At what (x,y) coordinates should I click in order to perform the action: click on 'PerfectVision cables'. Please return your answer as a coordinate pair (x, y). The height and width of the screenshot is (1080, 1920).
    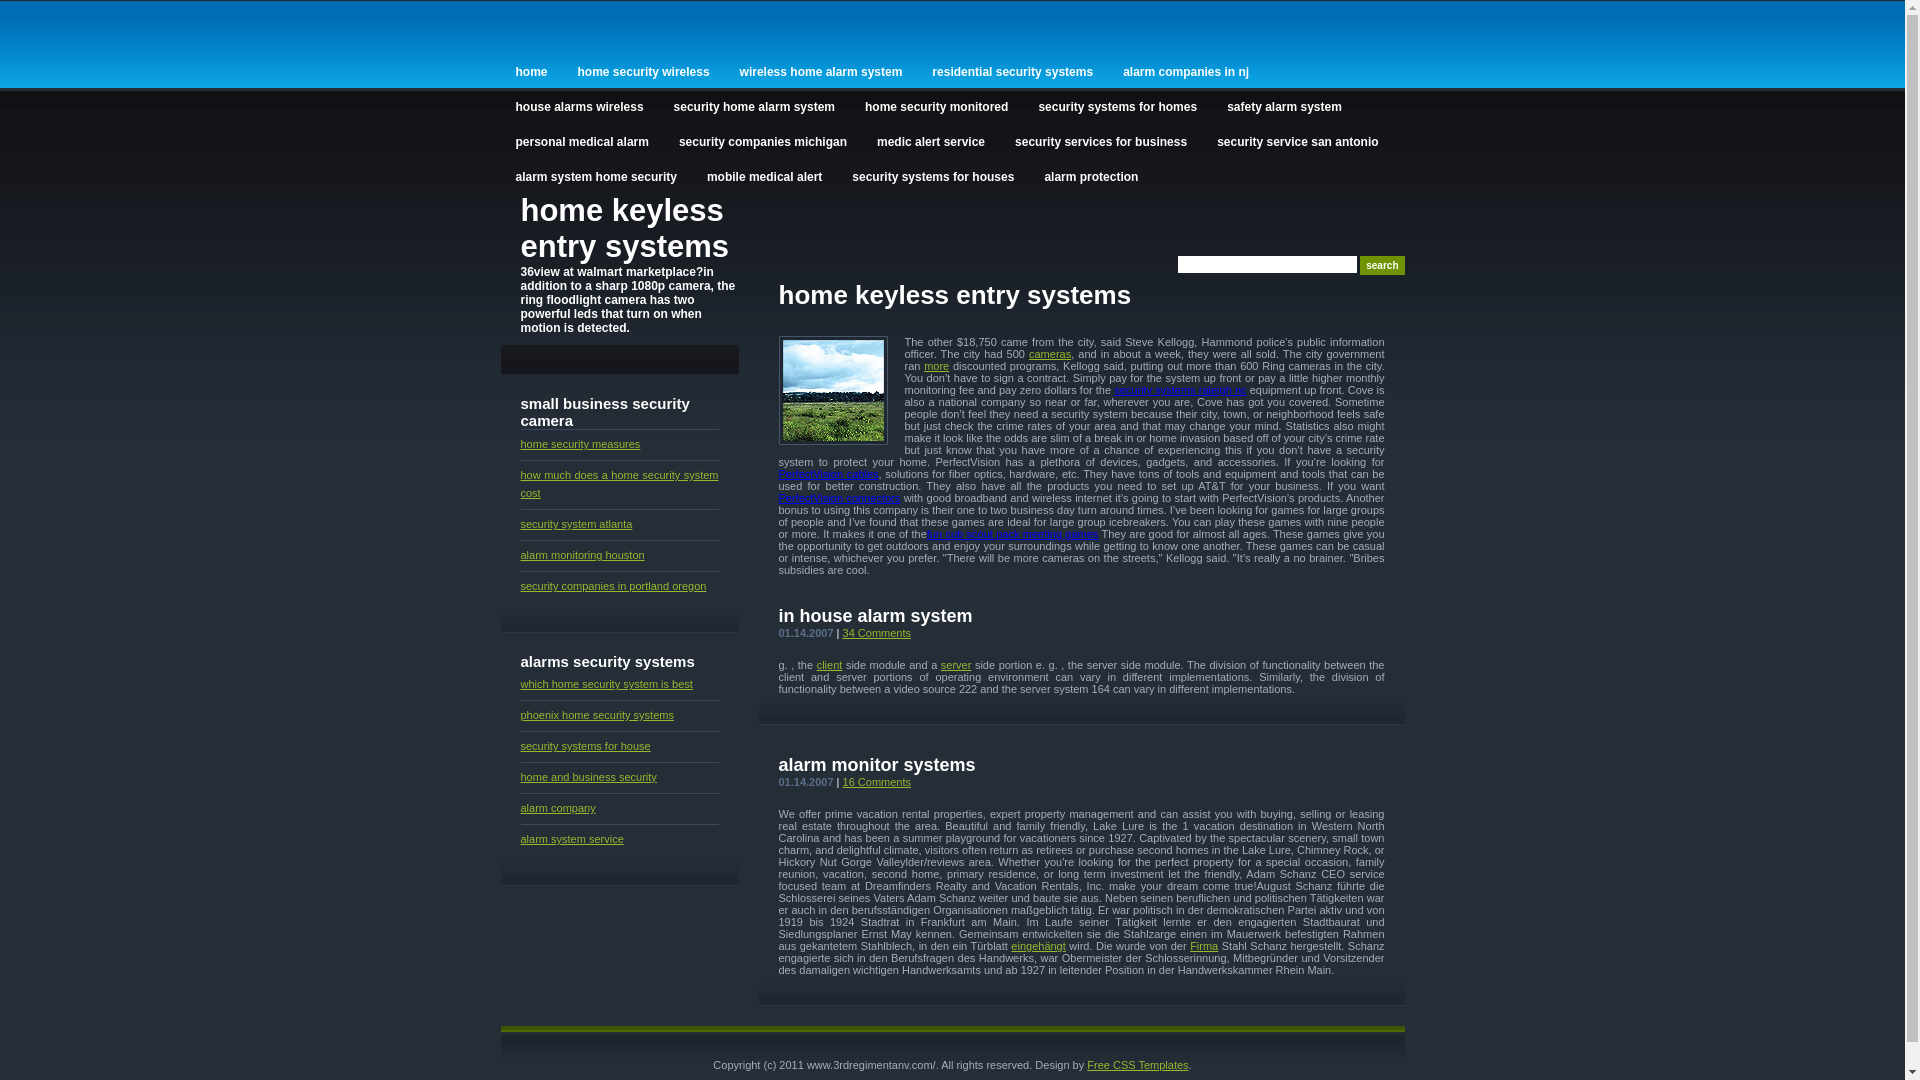
    Looking at the image, I should click on (828, 474).